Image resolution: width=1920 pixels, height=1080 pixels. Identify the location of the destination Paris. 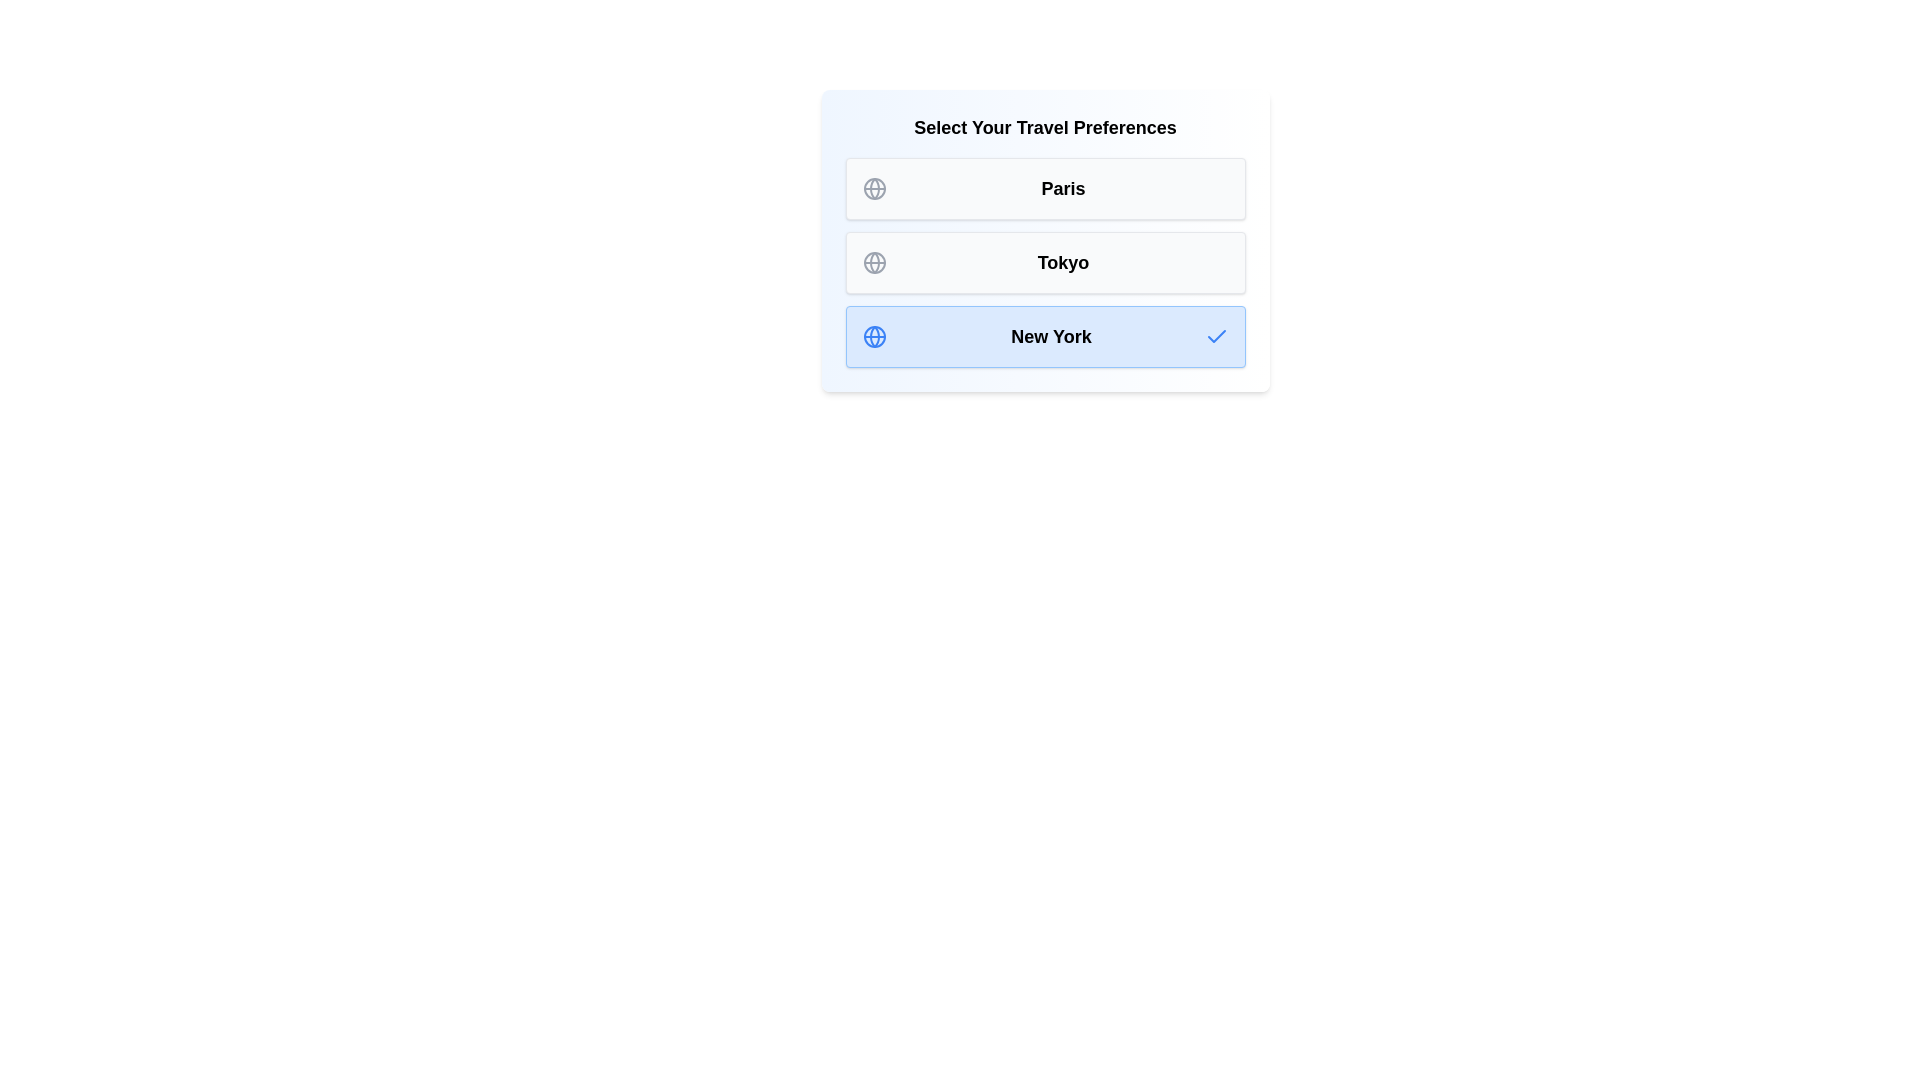
(1044, 189).